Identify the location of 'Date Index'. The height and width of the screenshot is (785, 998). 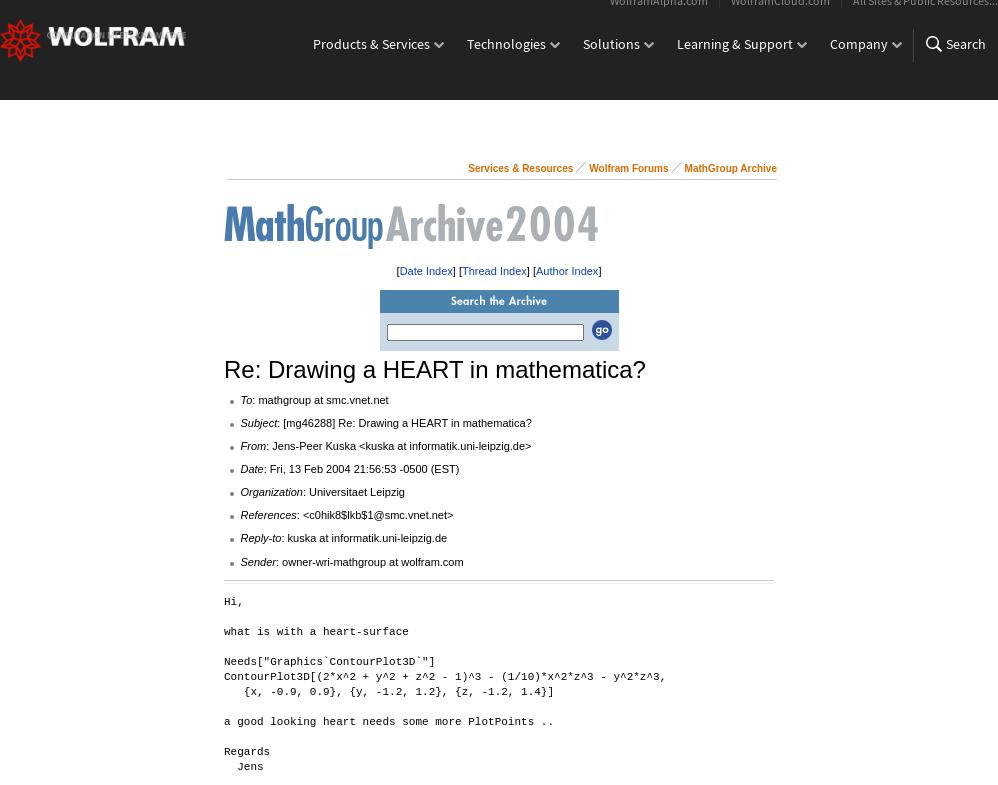
(425, 269).